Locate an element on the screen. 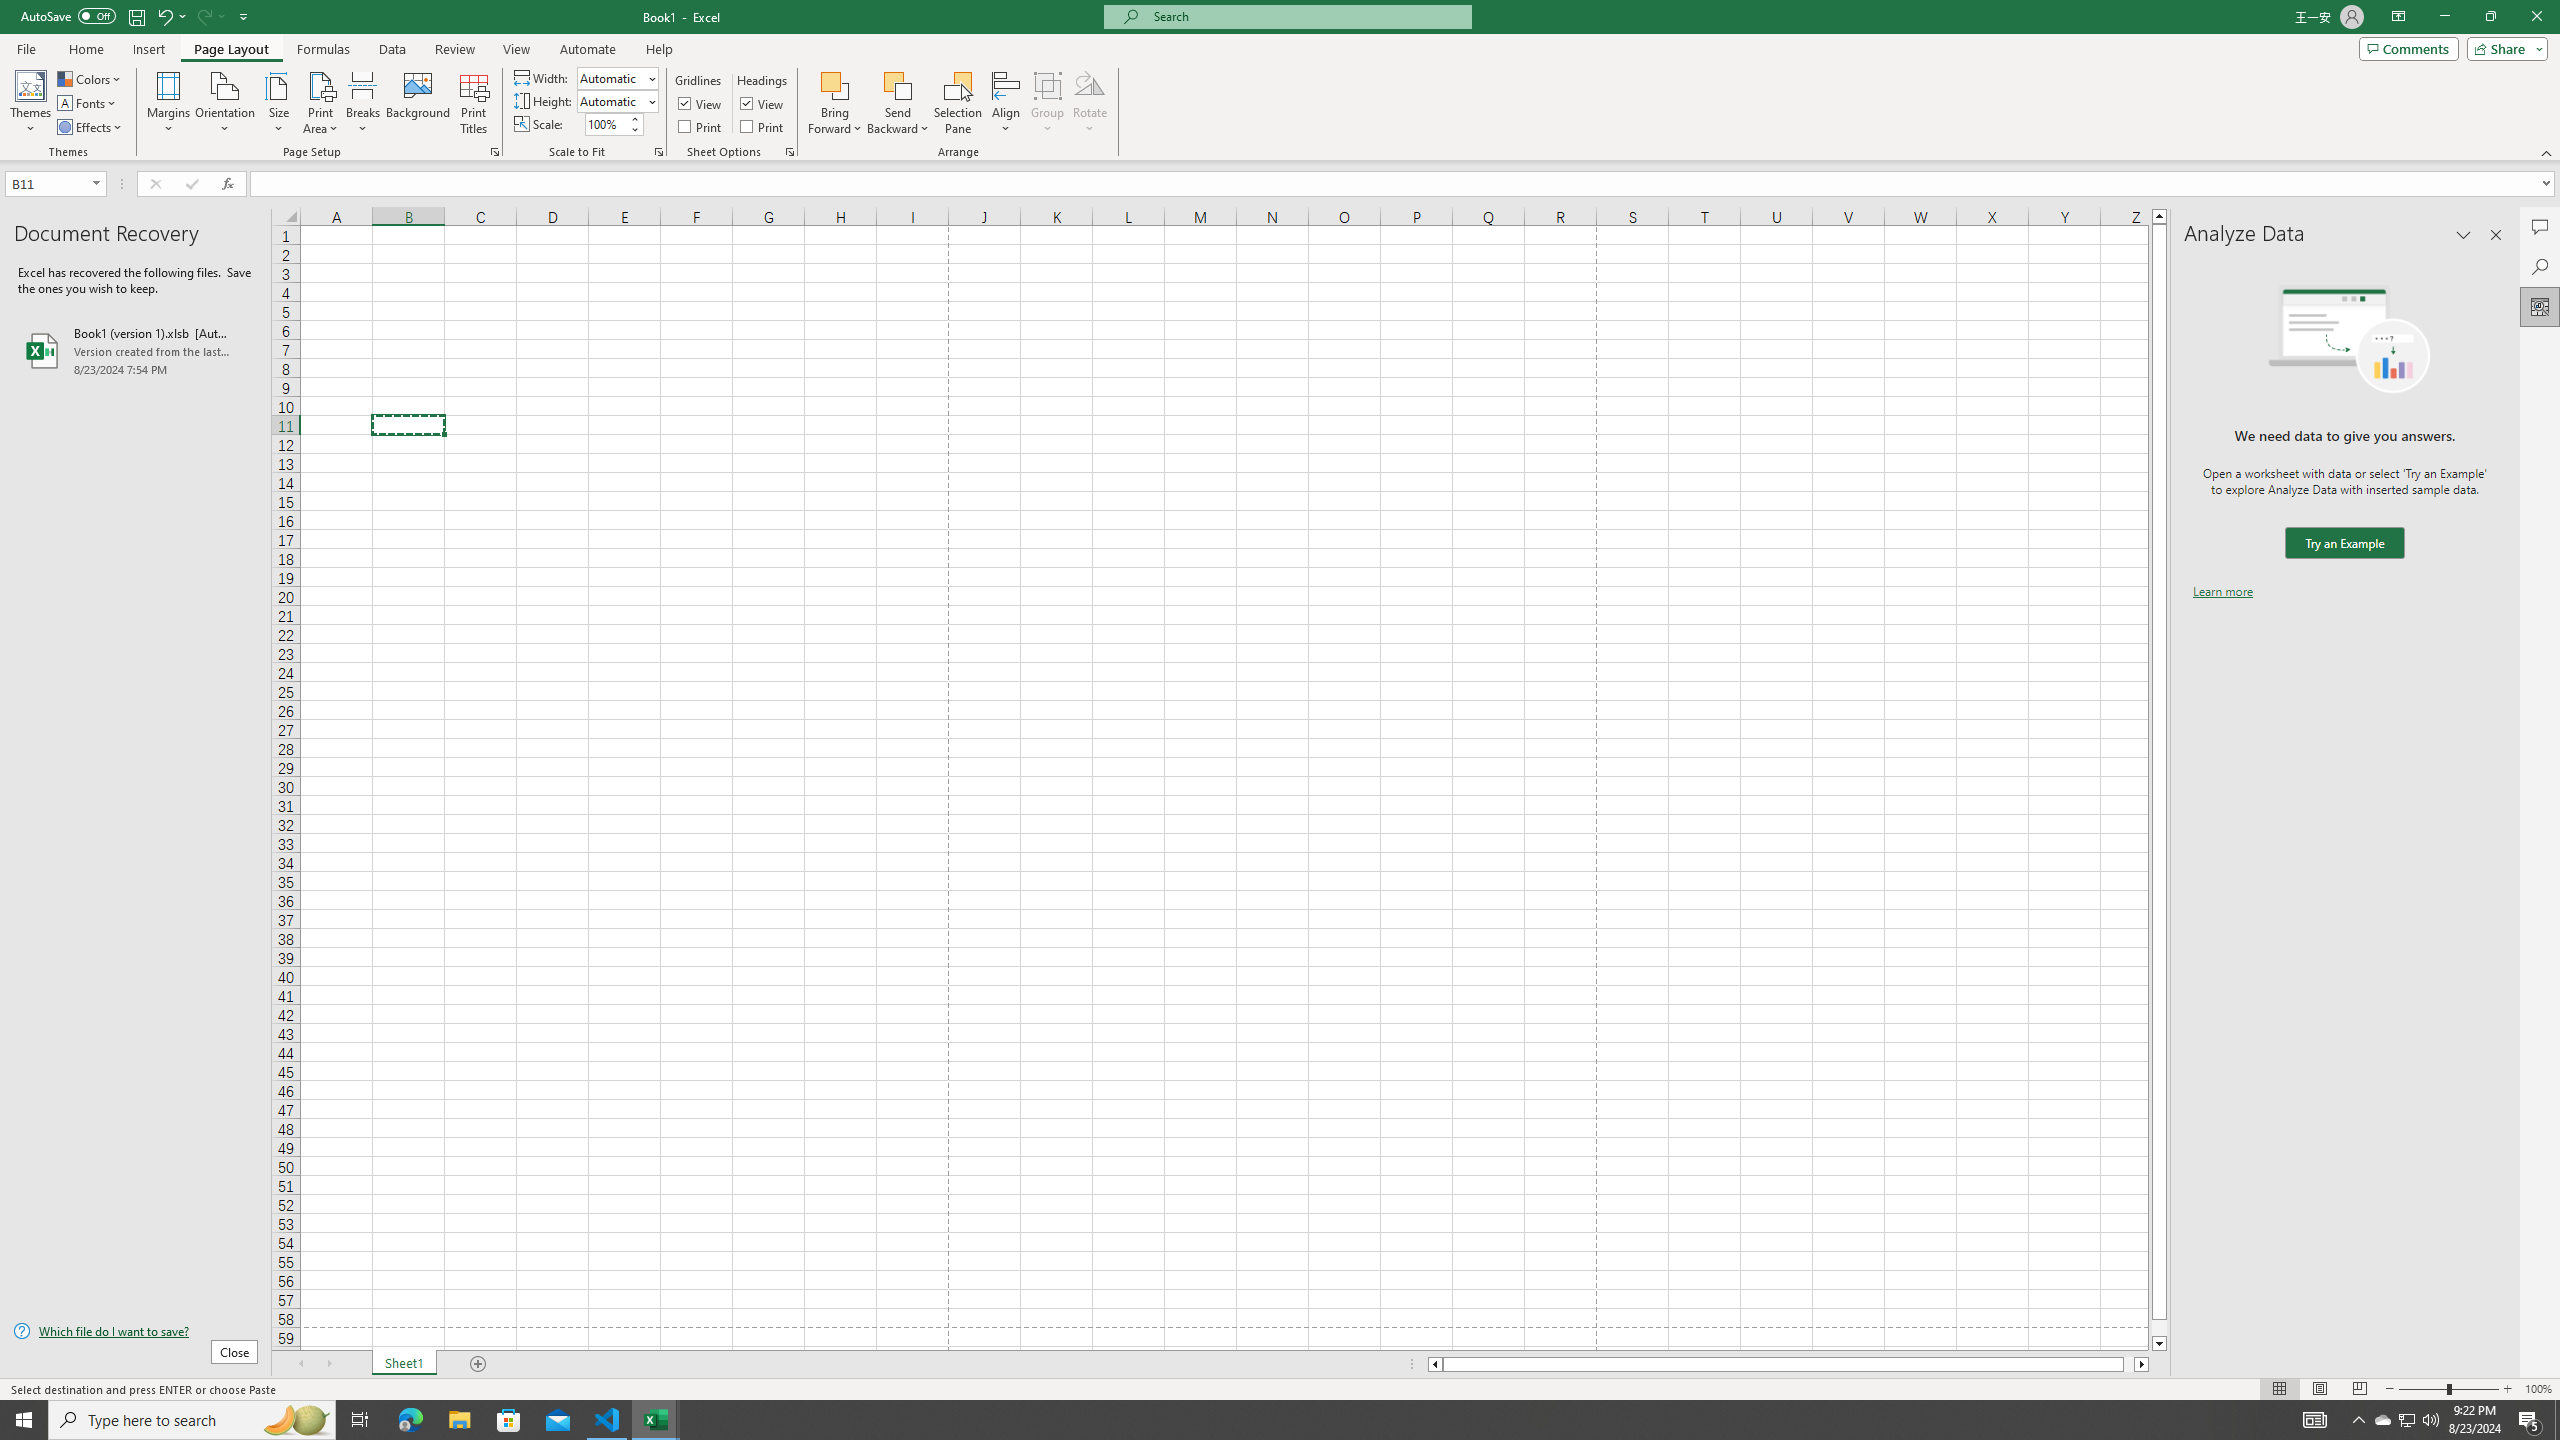  'Page down' is located at coordinates (2159, 1328).